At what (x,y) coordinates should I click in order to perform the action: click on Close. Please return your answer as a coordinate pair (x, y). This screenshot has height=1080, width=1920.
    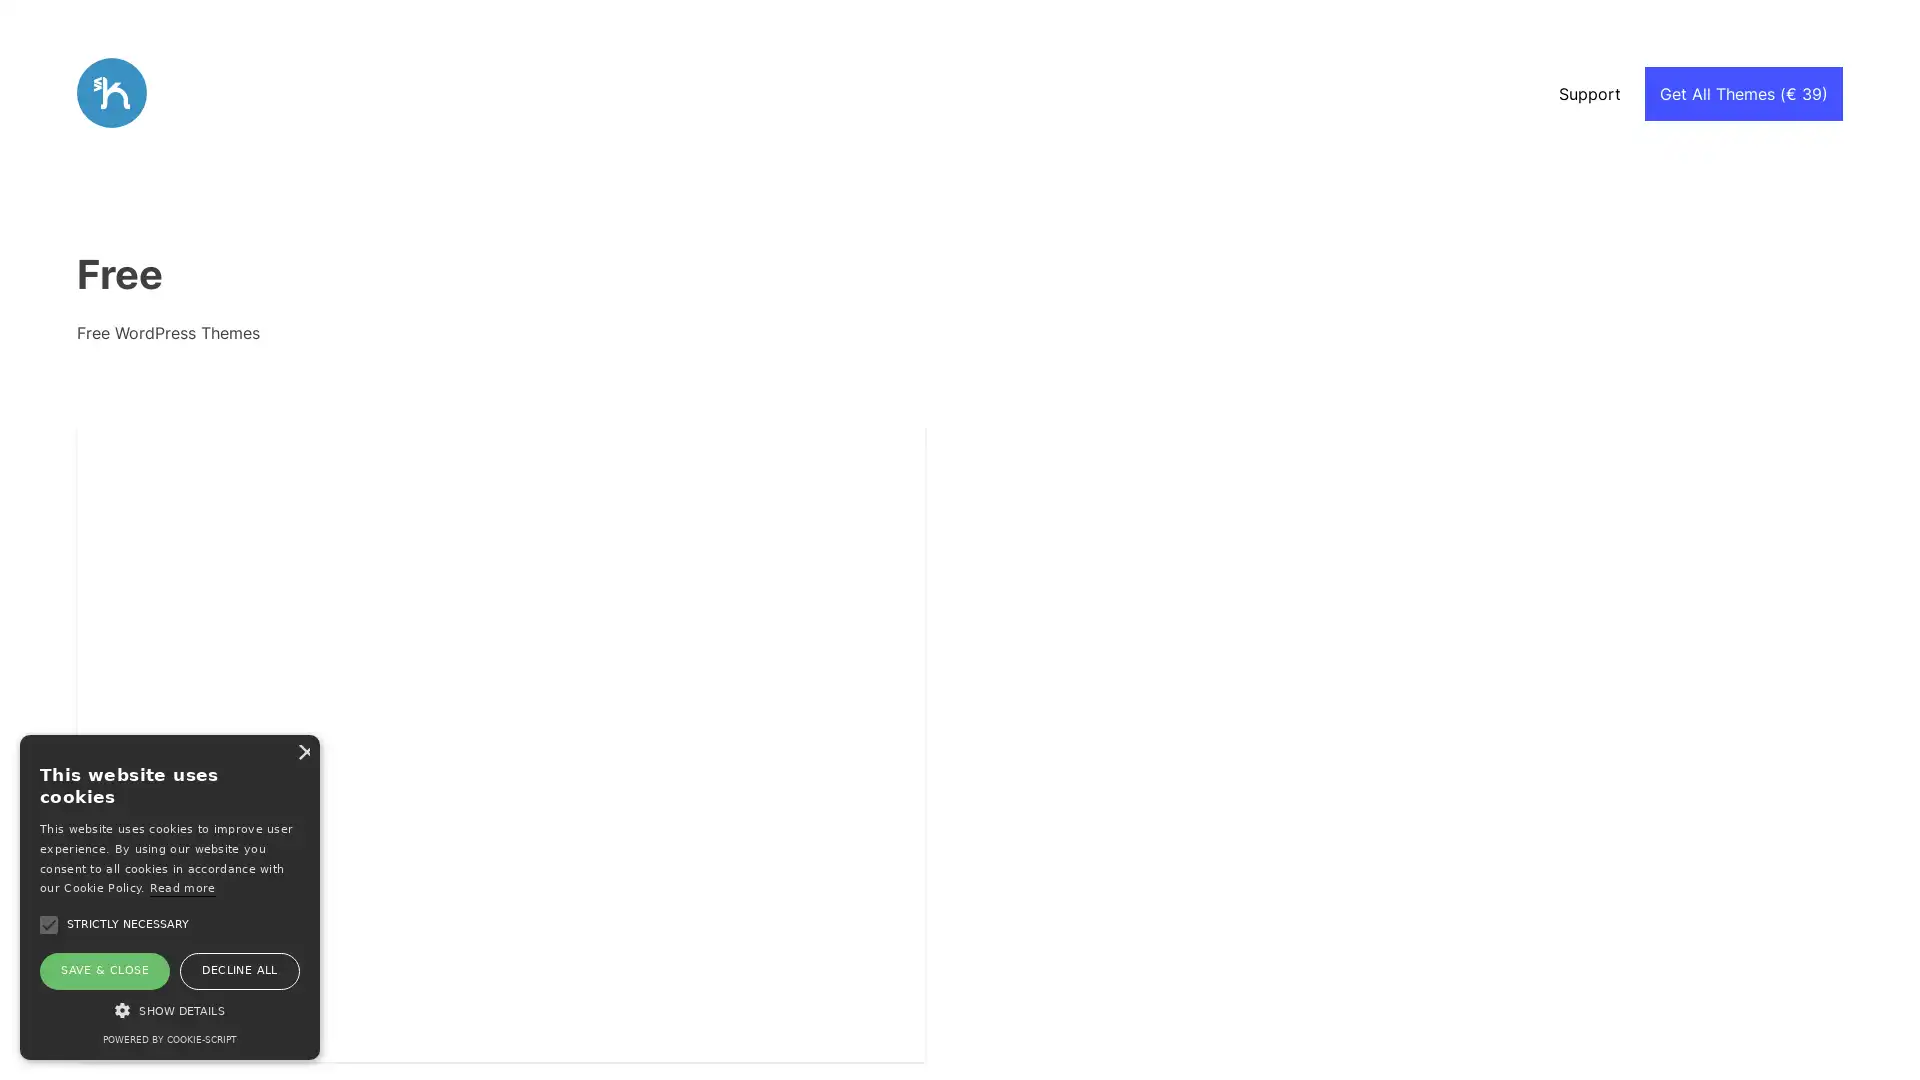
    Looking at the image, I should click on (301, 751).